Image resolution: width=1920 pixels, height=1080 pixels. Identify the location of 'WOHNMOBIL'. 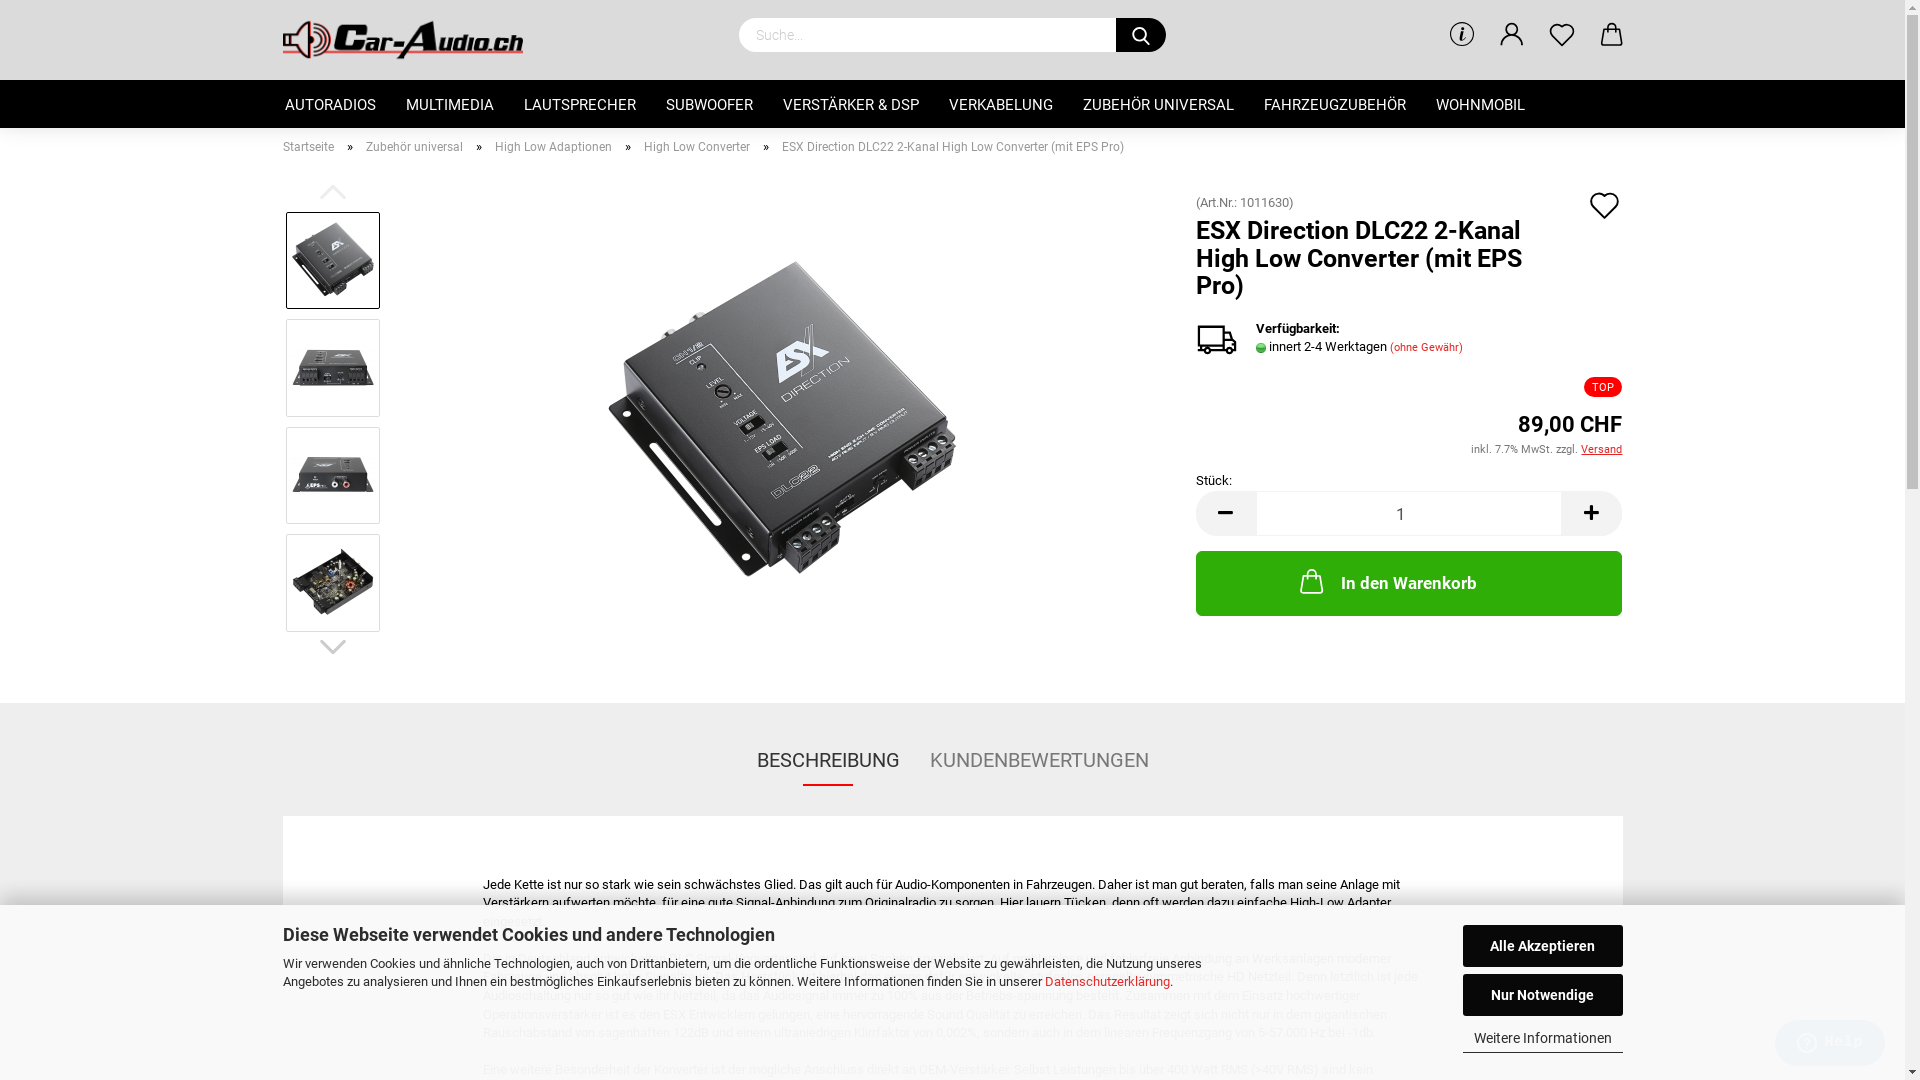
(1419, 104).